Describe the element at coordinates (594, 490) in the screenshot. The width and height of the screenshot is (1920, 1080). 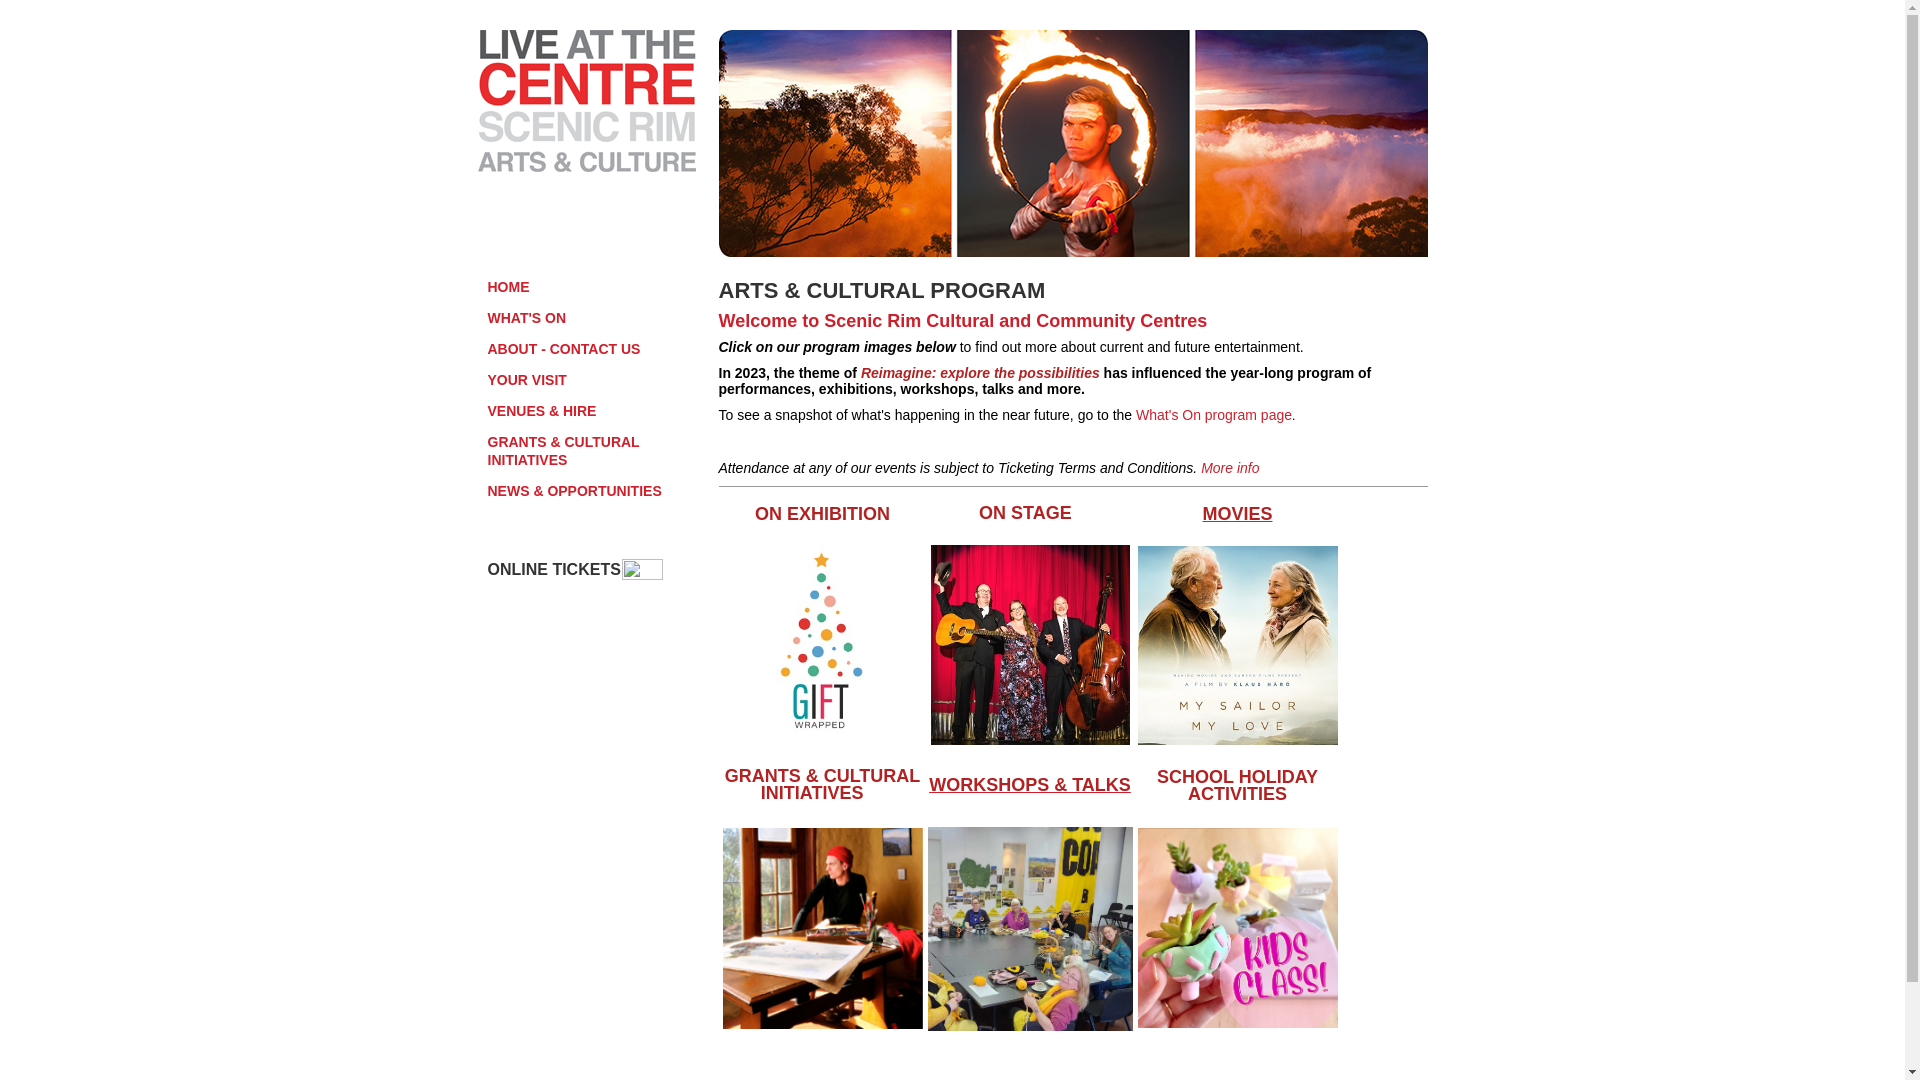
I see `'NEWS & OPPORTUNITIES'` at that location.